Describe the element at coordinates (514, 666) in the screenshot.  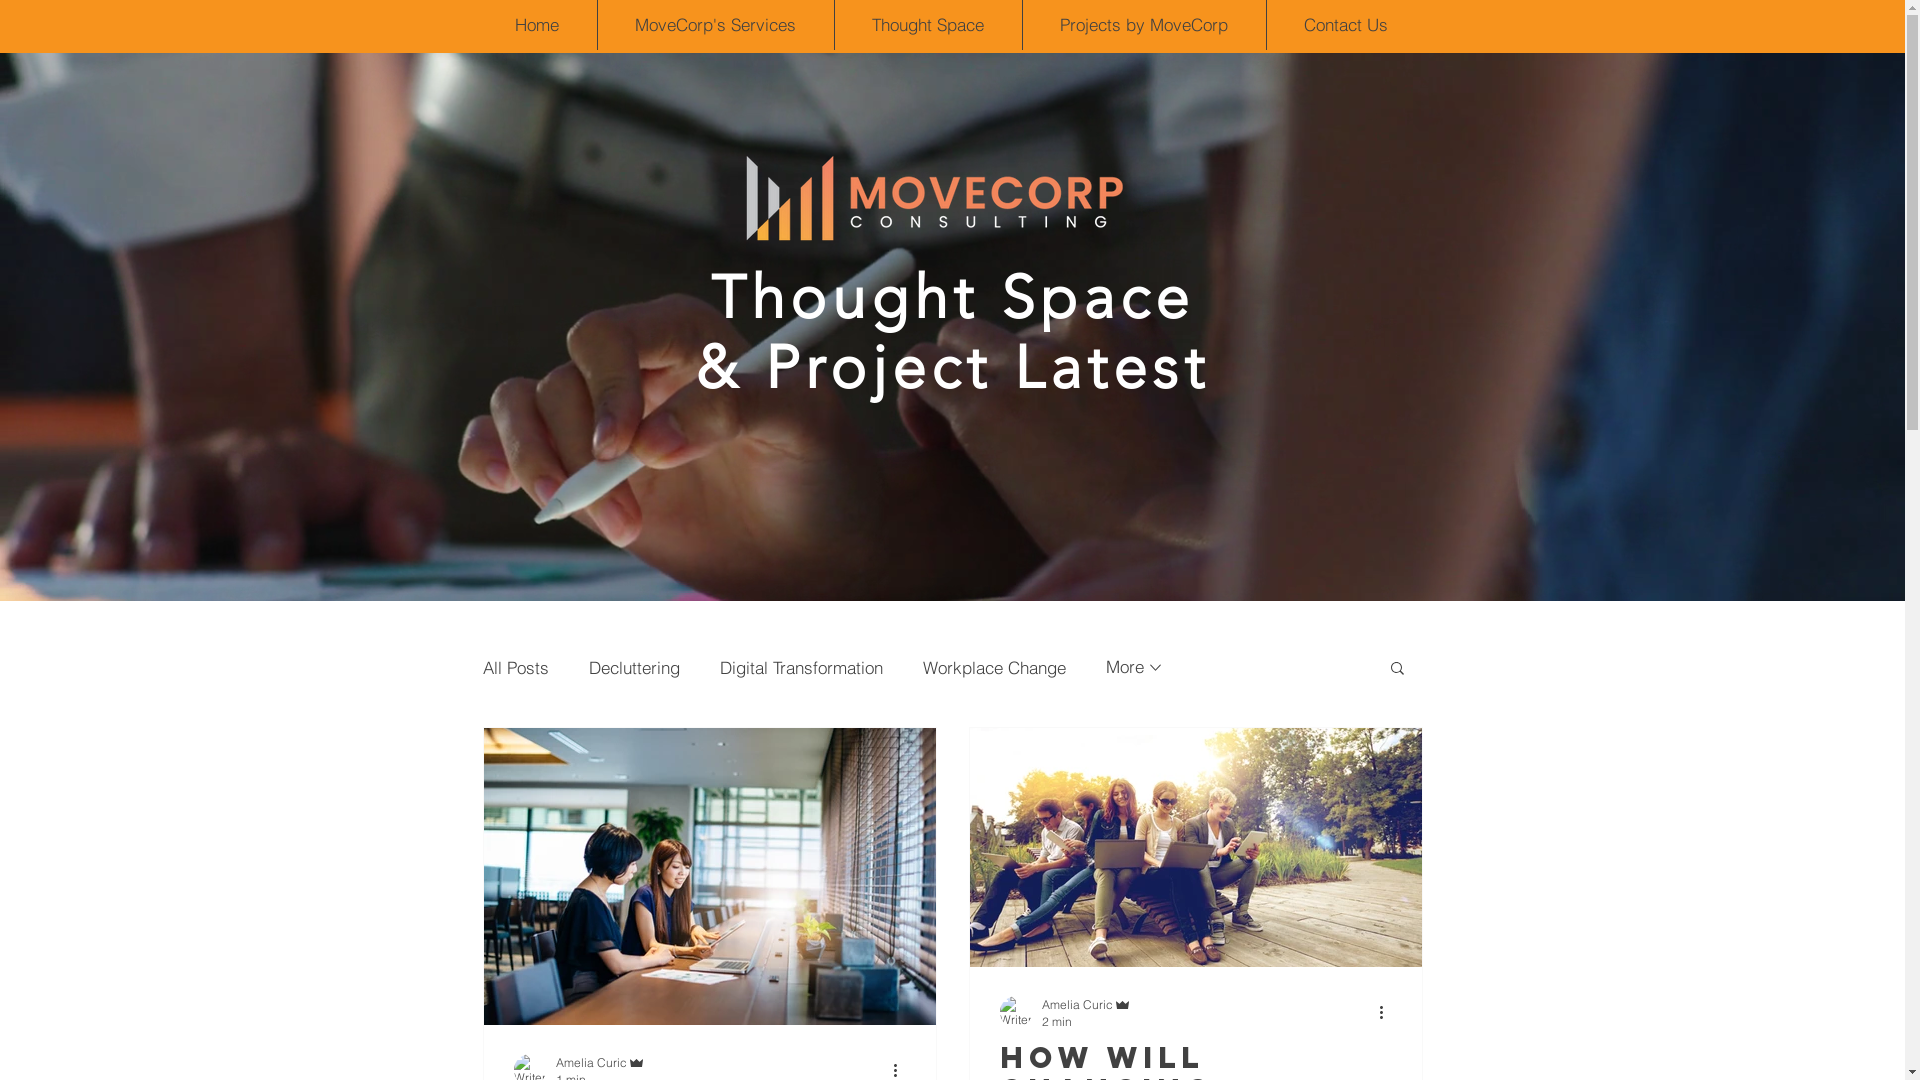
I see `'All Posts'` at that location.